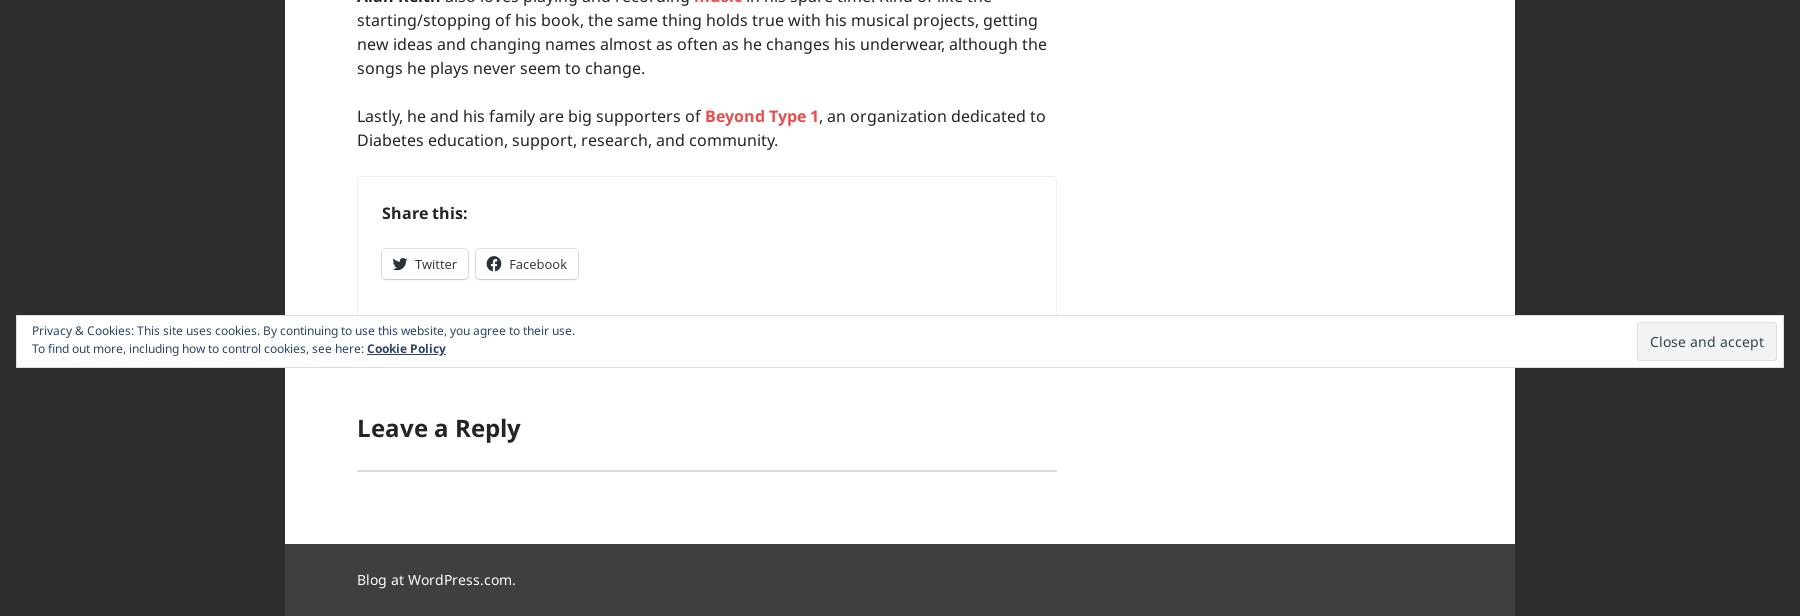 This screenshot has height=616, width=1800. Describe the element at coordinates (530, 115) in the screenshot. I see `'Lastly, he and his family are big supporters of'` at that location.